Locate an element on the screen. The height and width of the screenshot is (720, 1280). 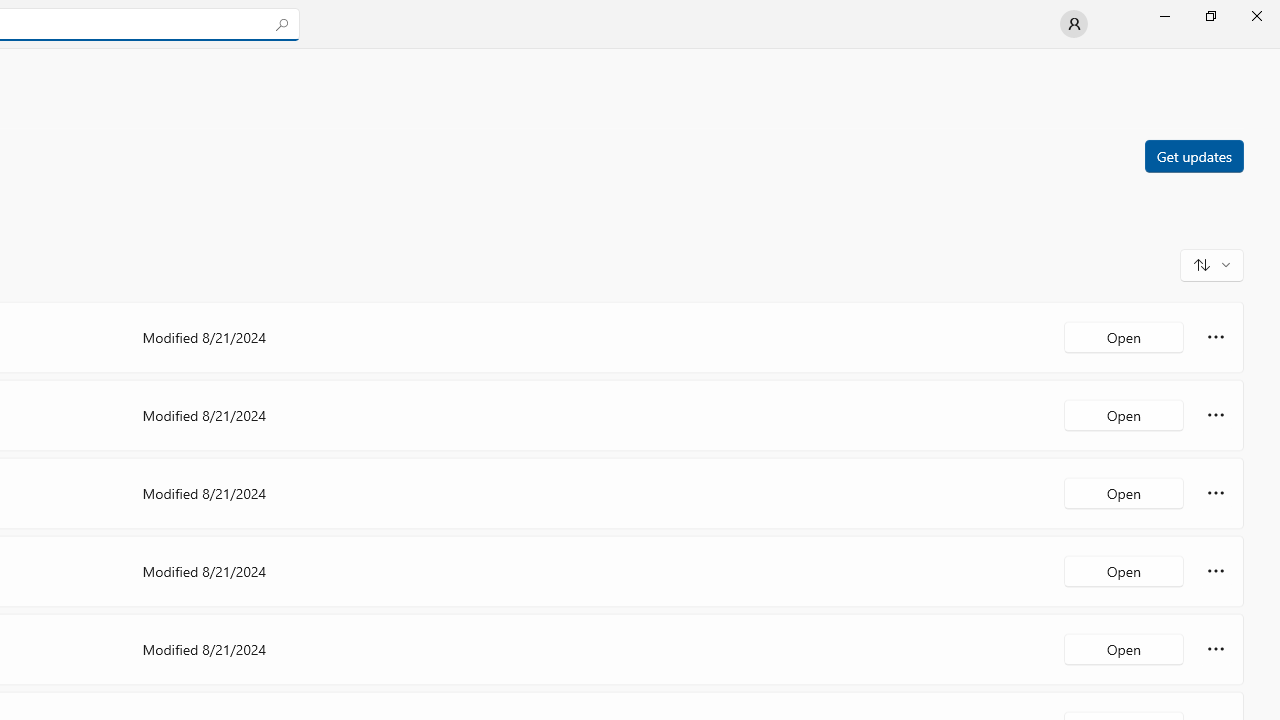
'User profile' is located at coordinates (1072, 24).